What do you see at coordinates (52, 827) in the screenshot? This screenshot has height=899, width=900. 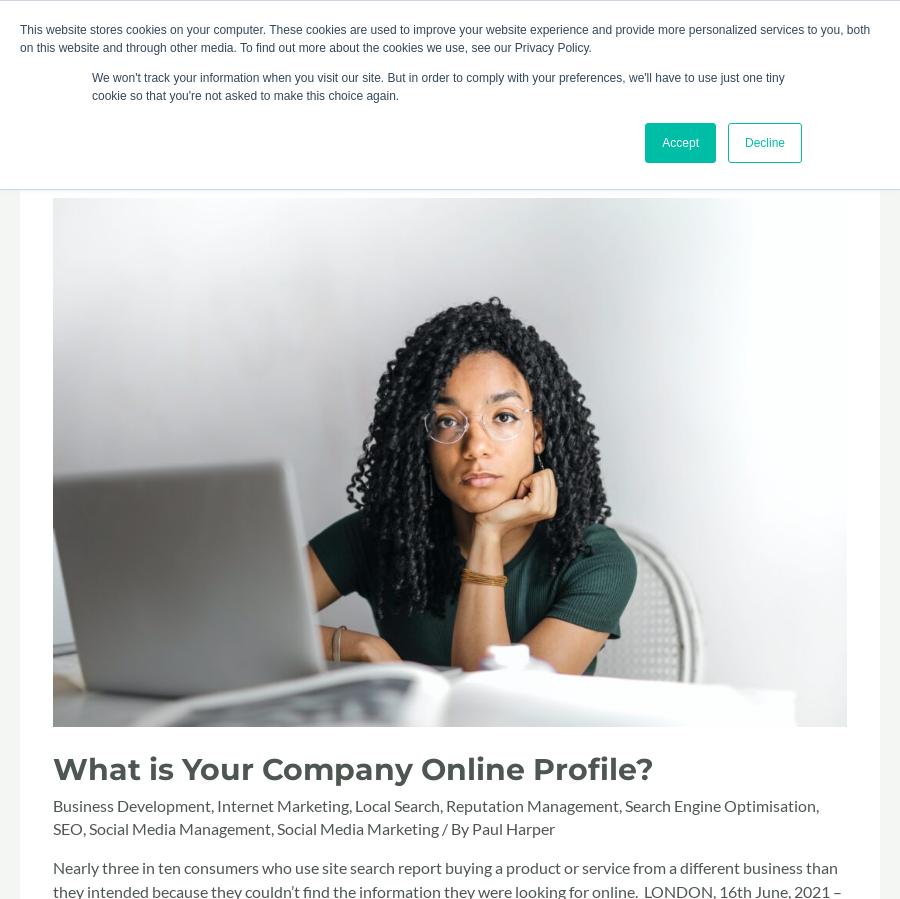 I see `'SEO'` at bounding box center [52, 827].